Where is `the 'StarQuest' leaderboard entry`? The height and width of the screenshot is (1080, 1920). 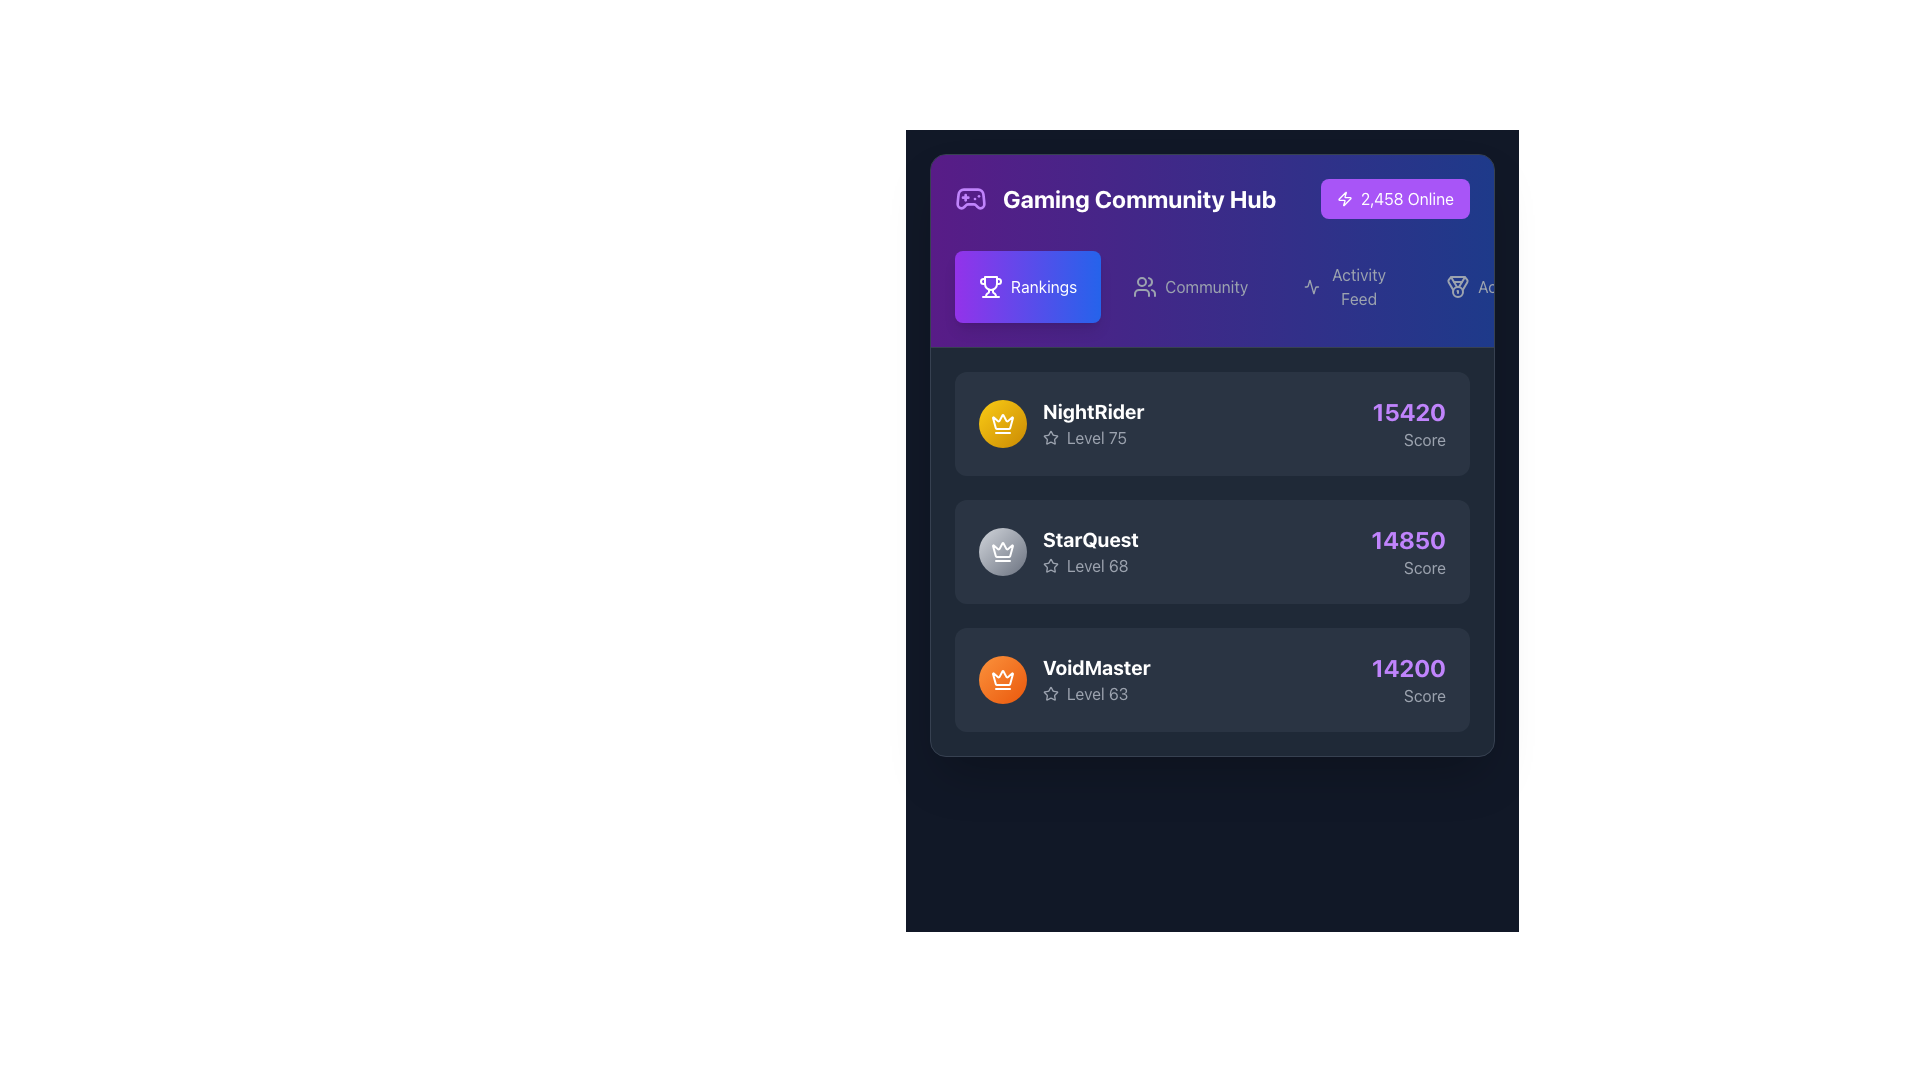 the 'StarQuest' leaderboard entry is located at coordinates (1088, 551).